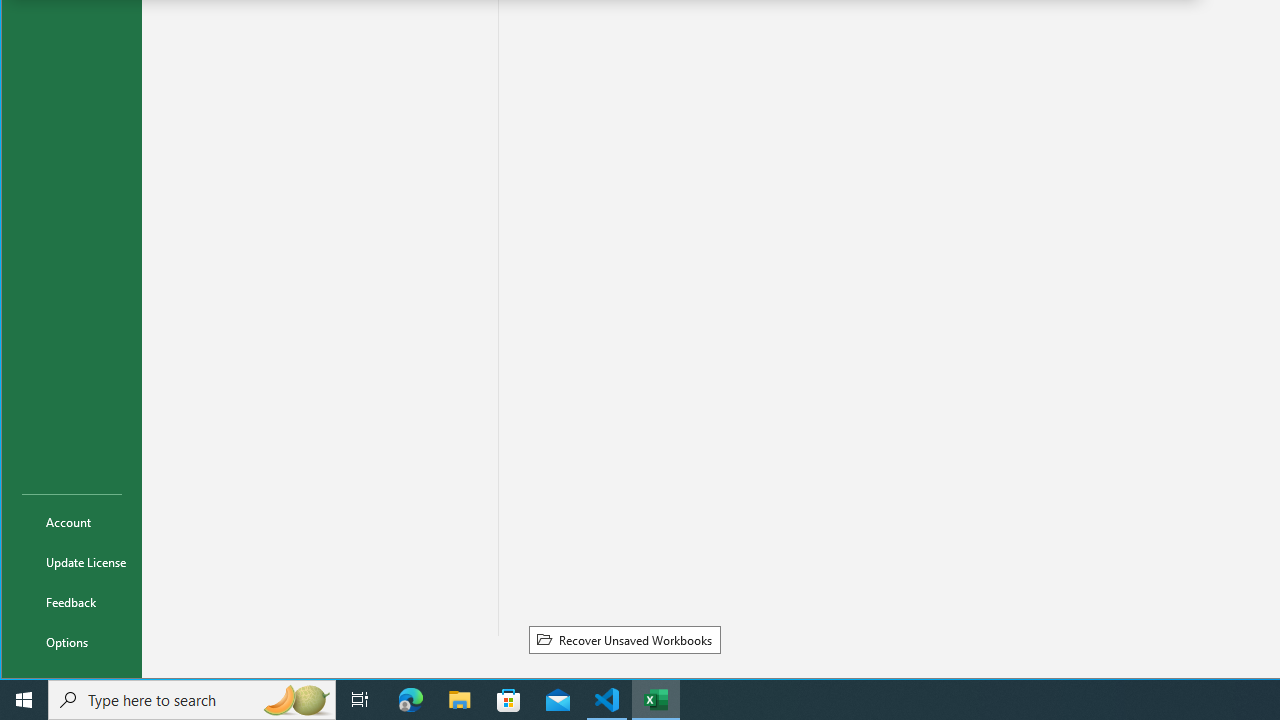 The width and height of the screenshot is (1280, 720). Describe the element at coordinates (606, 698) in the screenshot. I see `'Visual Studio Code - 1 running window'` at that location.